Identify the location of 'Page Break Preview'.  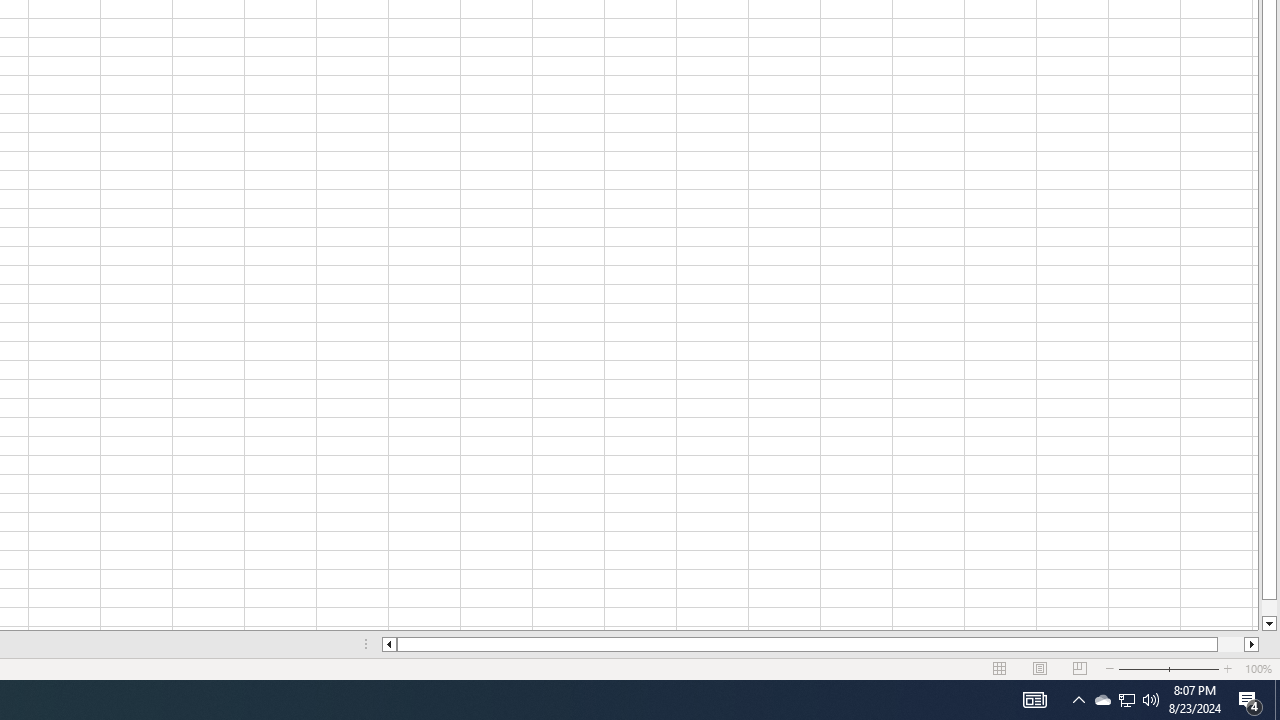
(1078, 669).